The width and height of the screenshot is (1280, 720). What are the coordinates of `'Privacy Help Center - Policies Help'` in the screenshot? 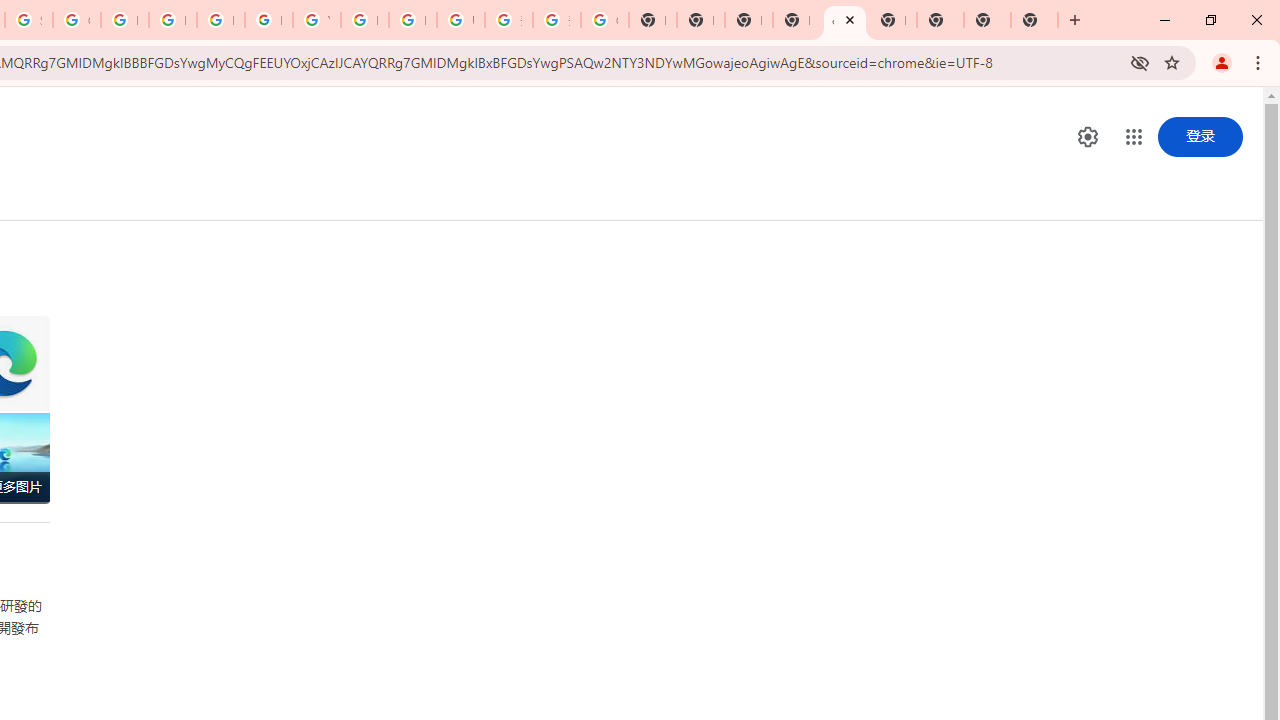 It's located at (172, 20).